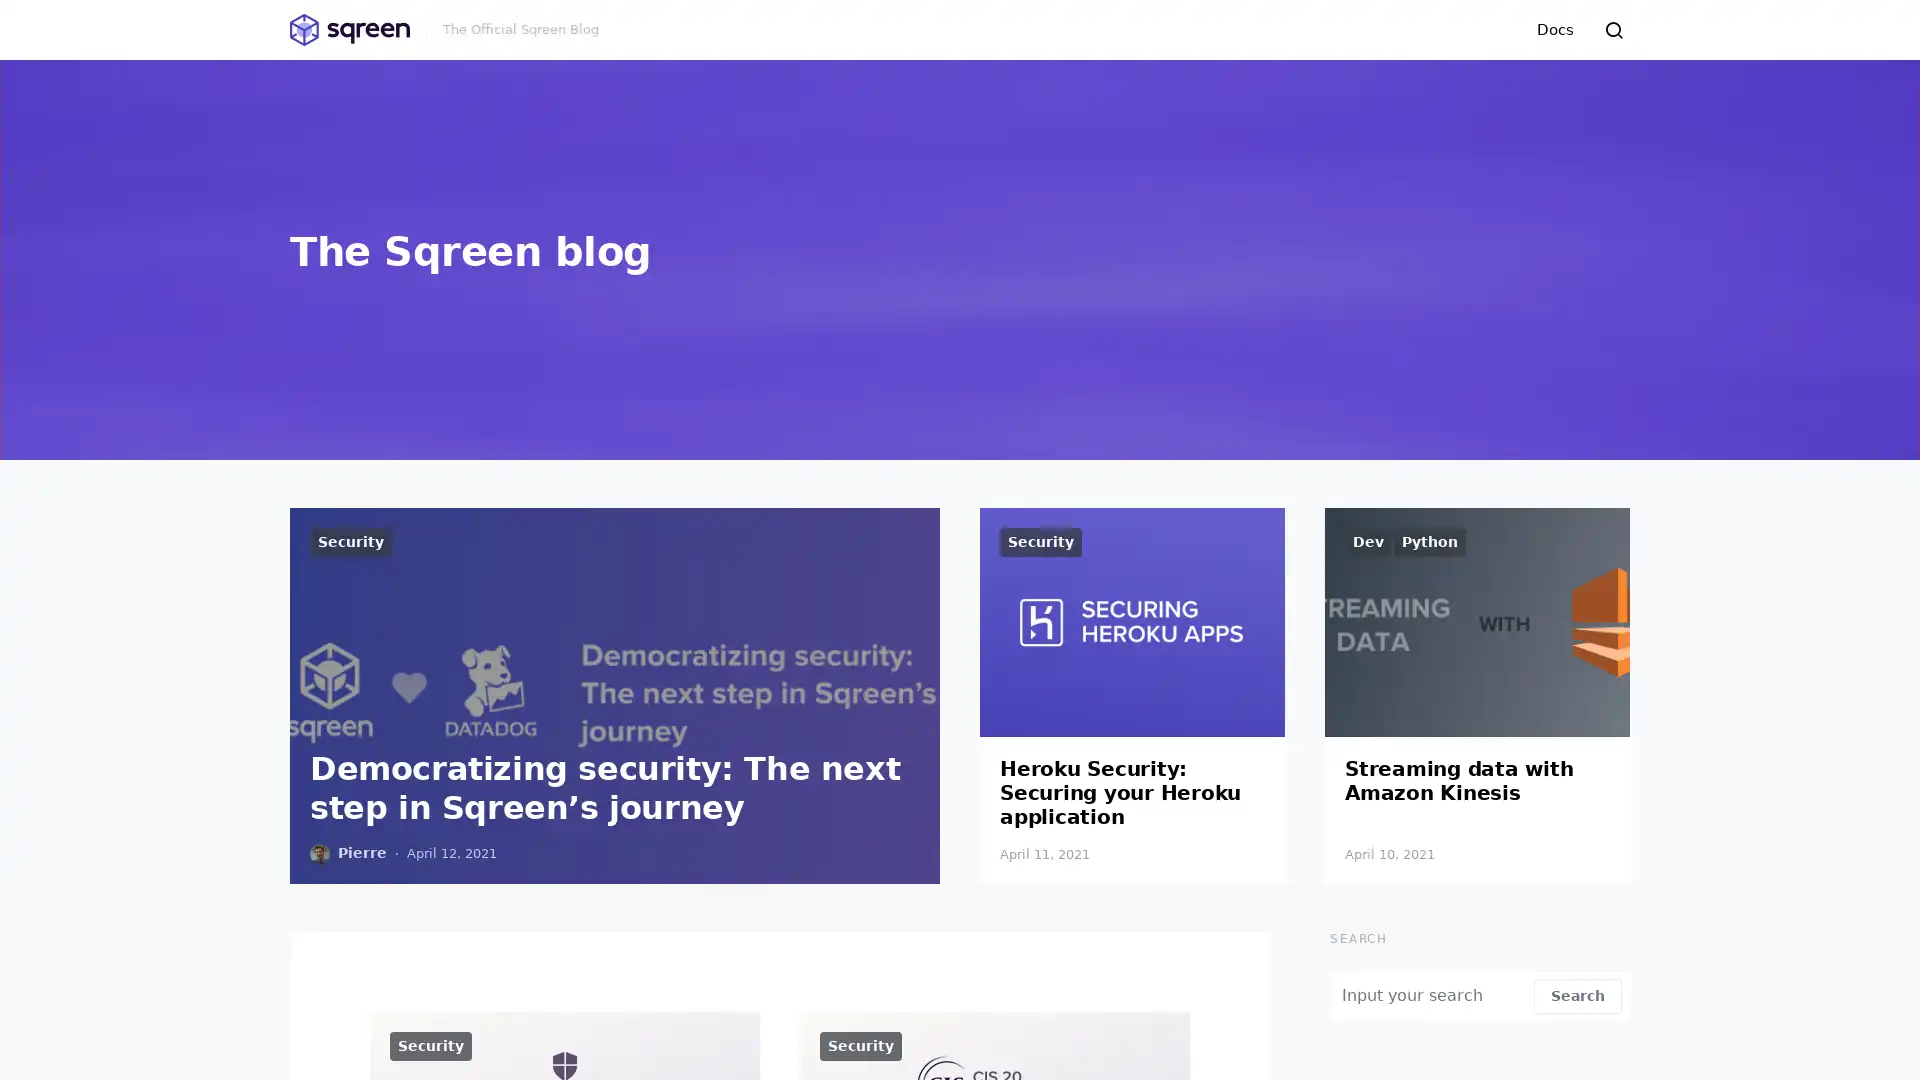 The height and width of the screenshot is (1080, 1920). What do you see at coordinates (1577, 995) in the screenshot?
I see `Search` at bounding box center [1577, 995].